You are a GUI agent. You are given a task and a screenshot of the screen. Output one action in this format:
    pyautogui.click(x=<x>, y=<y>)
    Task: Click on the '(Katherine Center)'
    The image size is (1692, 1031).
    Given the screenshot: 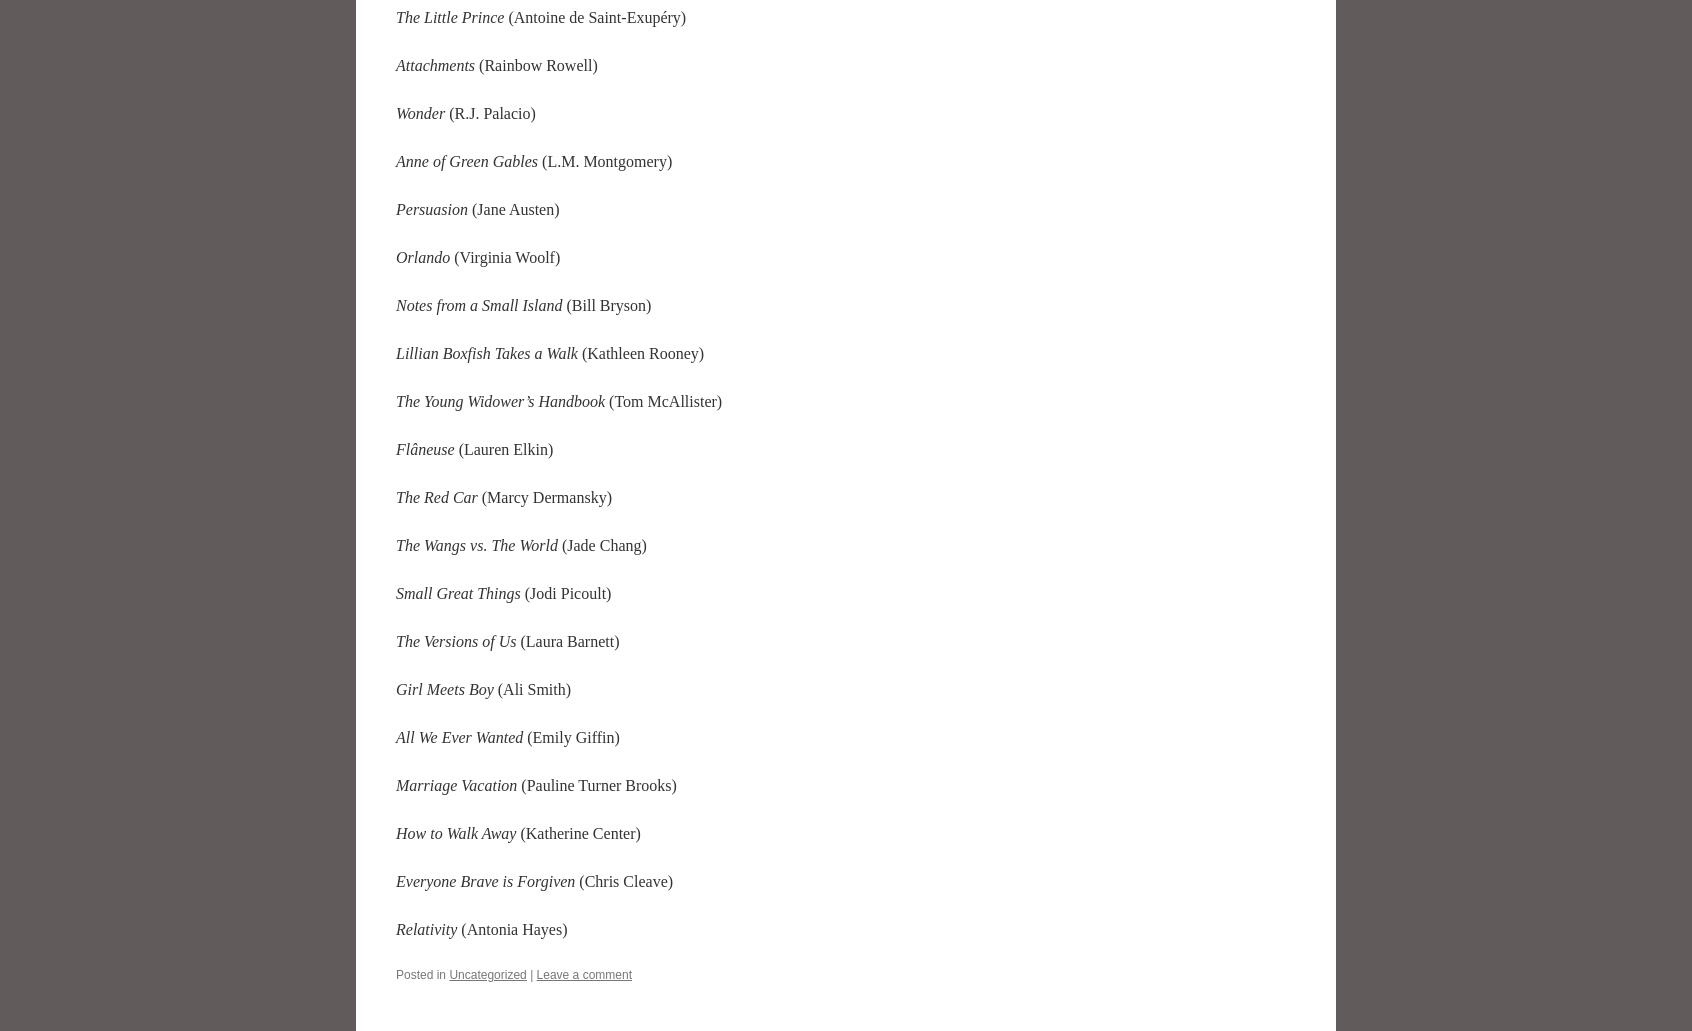 What is the action you would take?
    pyautogui.click(x=579, y=832)
    